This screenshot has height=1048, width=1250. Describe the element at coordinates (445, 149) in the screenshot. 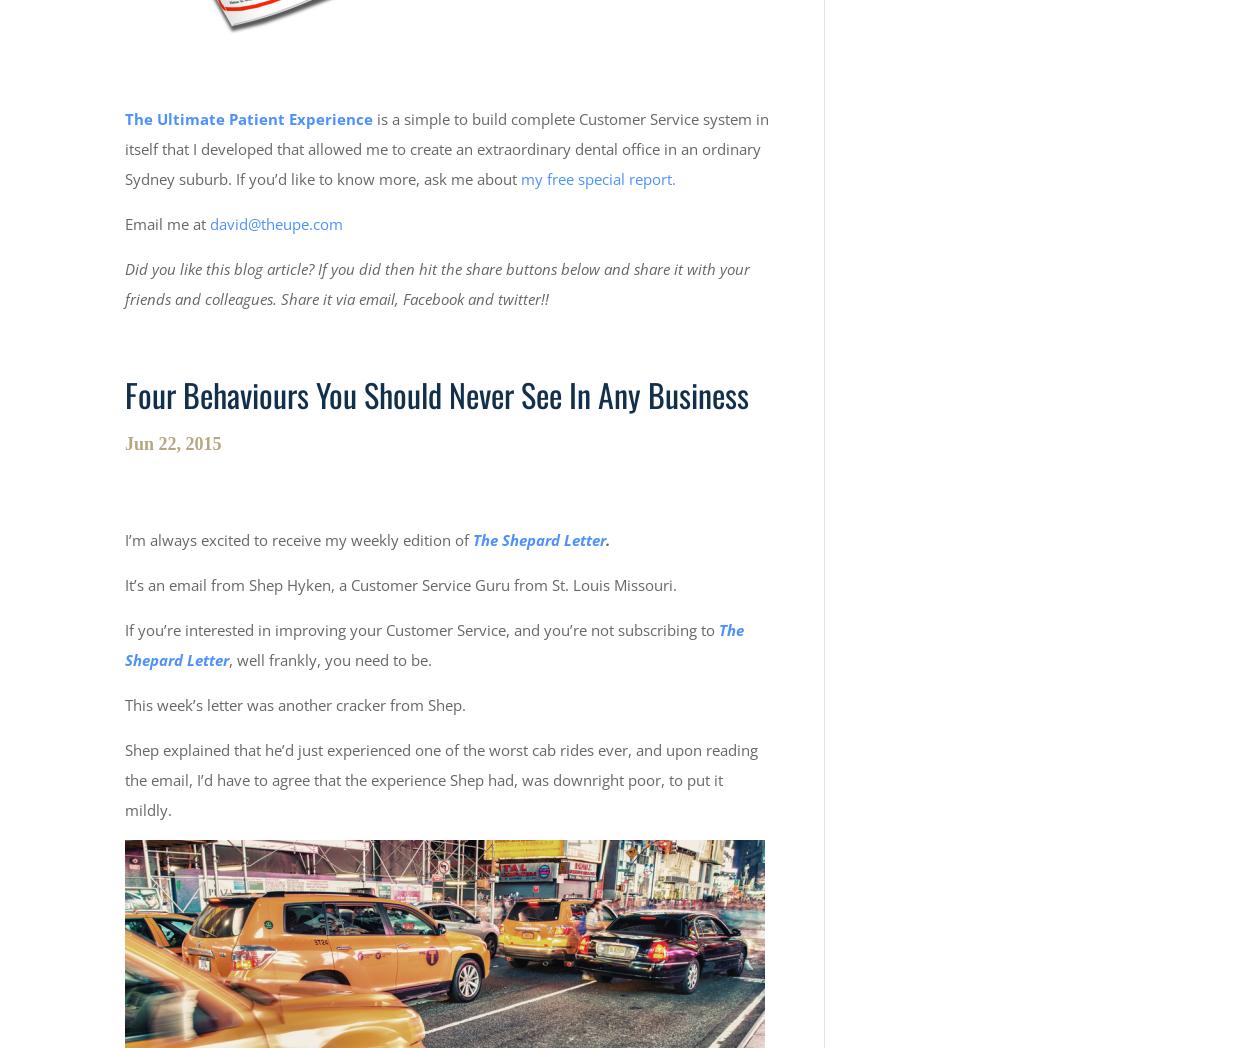

I see `'is a simple to build complete Customer Service system in itself that I developed that allowed me to create an extraordinary dental office in an ordinary Sydney suburb. If you’d like to know more, ask me about'` at that location.